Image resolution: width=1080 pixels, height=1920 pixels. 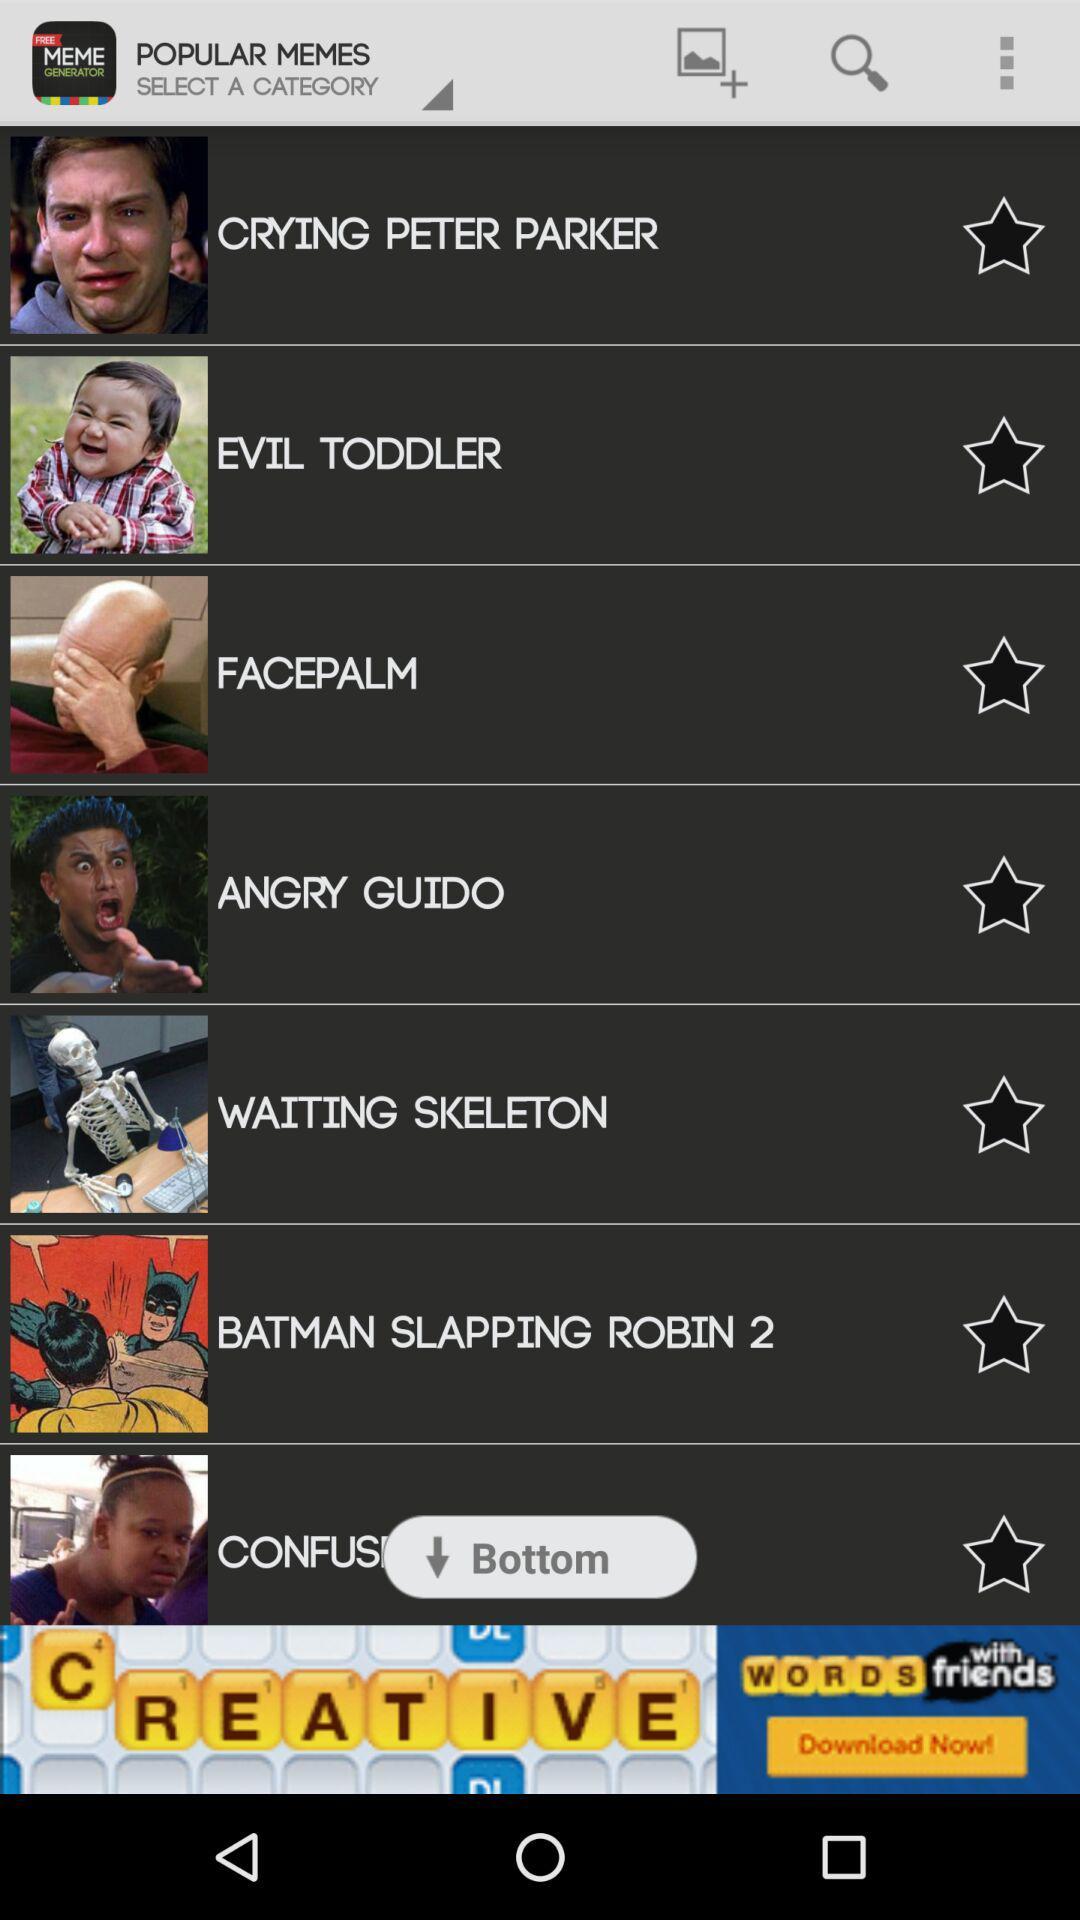 I want to click on bookmark, so click(x=1003, y=235).